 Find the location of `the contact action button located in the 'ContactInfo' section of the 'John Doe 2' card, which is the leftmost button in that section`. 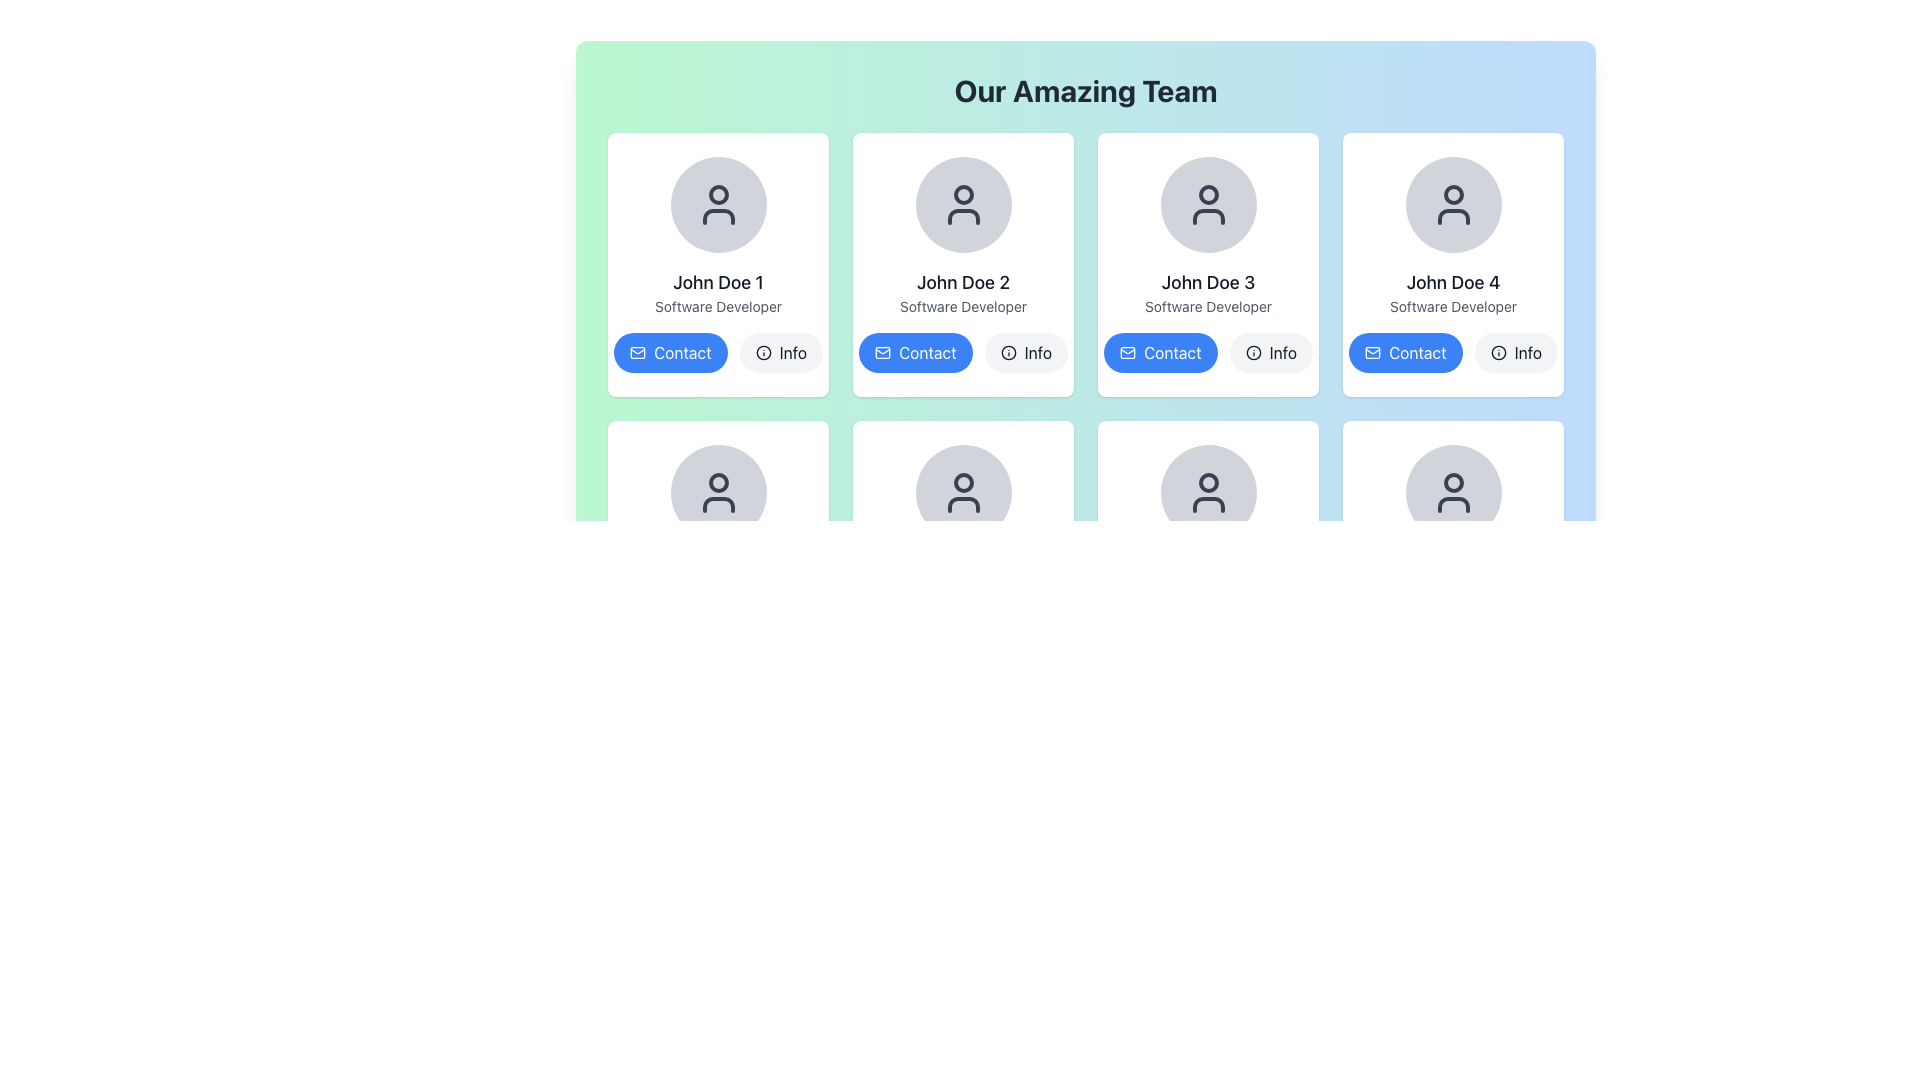

the contact action button located in the 'ContactInfo' section of the 'John Doe 2' card, which is the leftmost button in that section is located at coordinates (963, 352).